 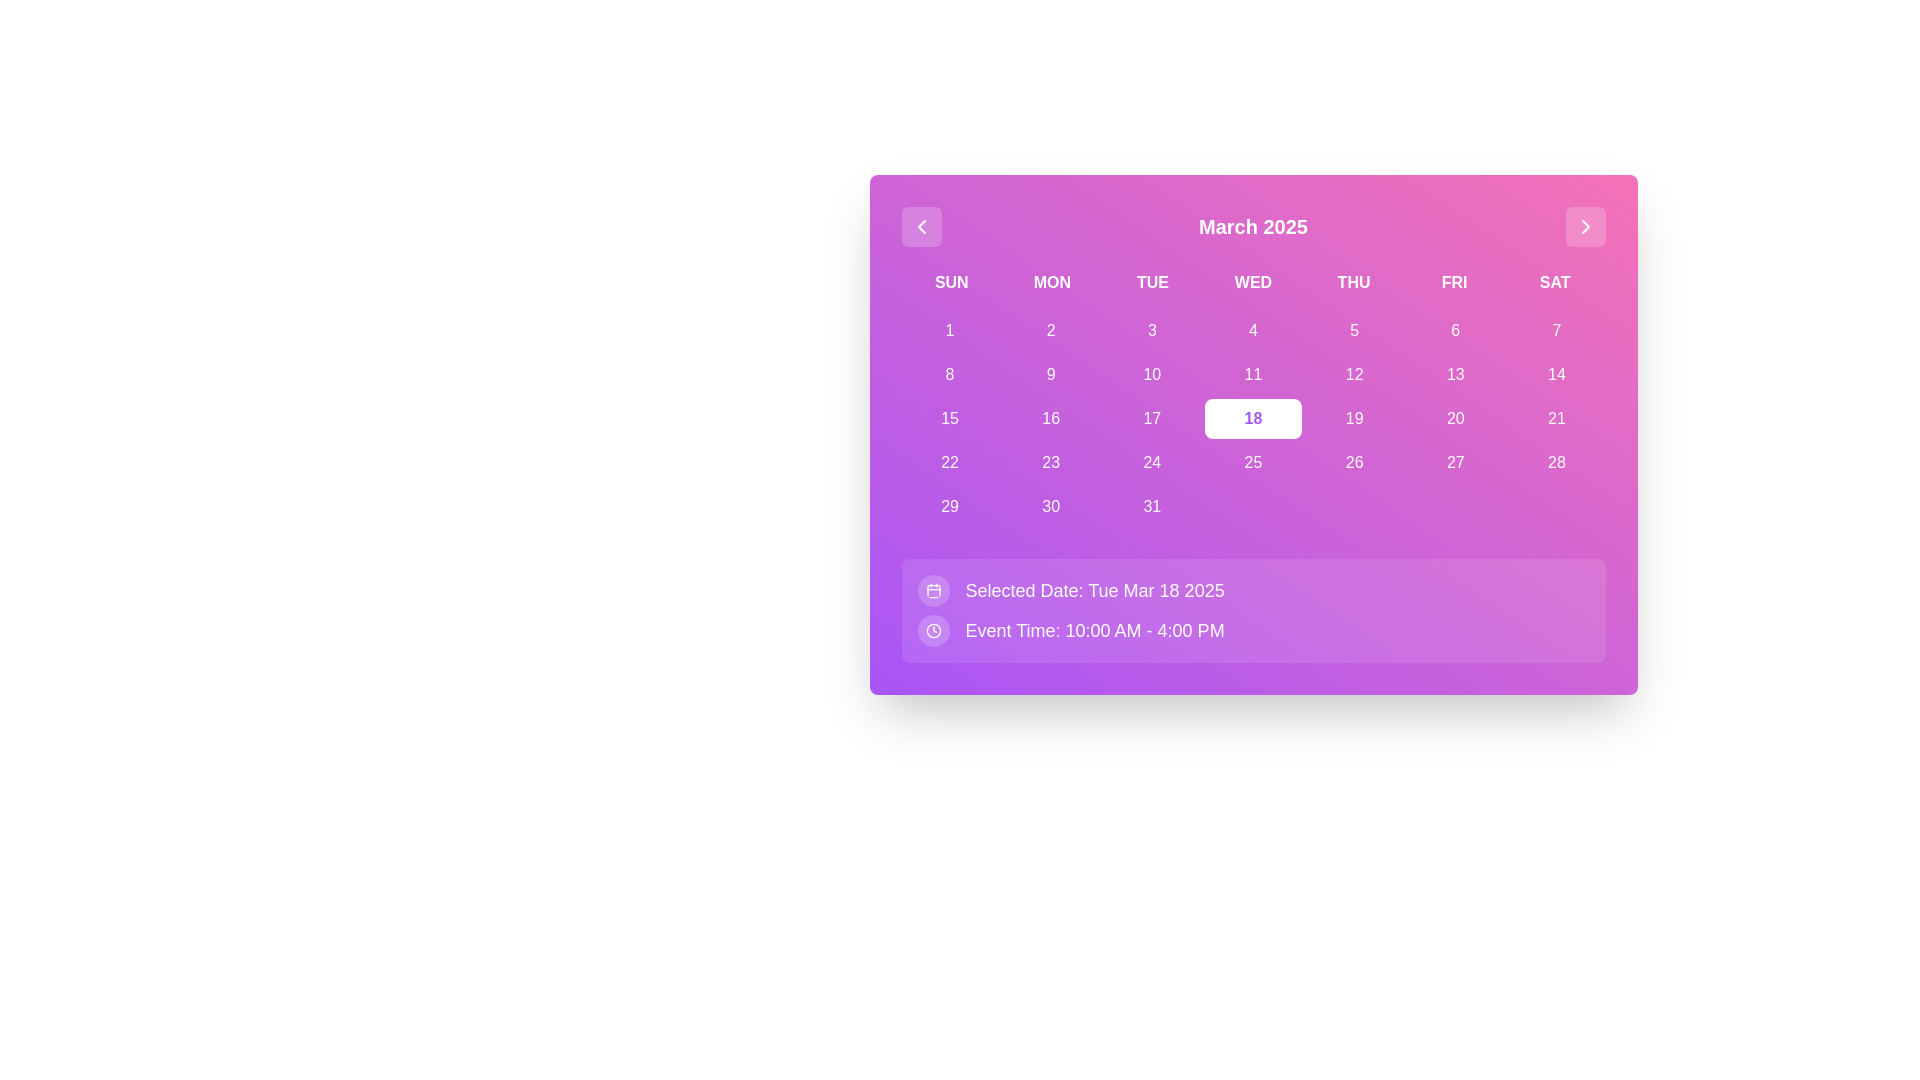 What do you see at coordinates (920, 226) in the screenshot?
I see `the left-pointing chevron icon, which is part of the SVG and located in the top-left corner of the calendar interface` at bounding box center [920, 226].